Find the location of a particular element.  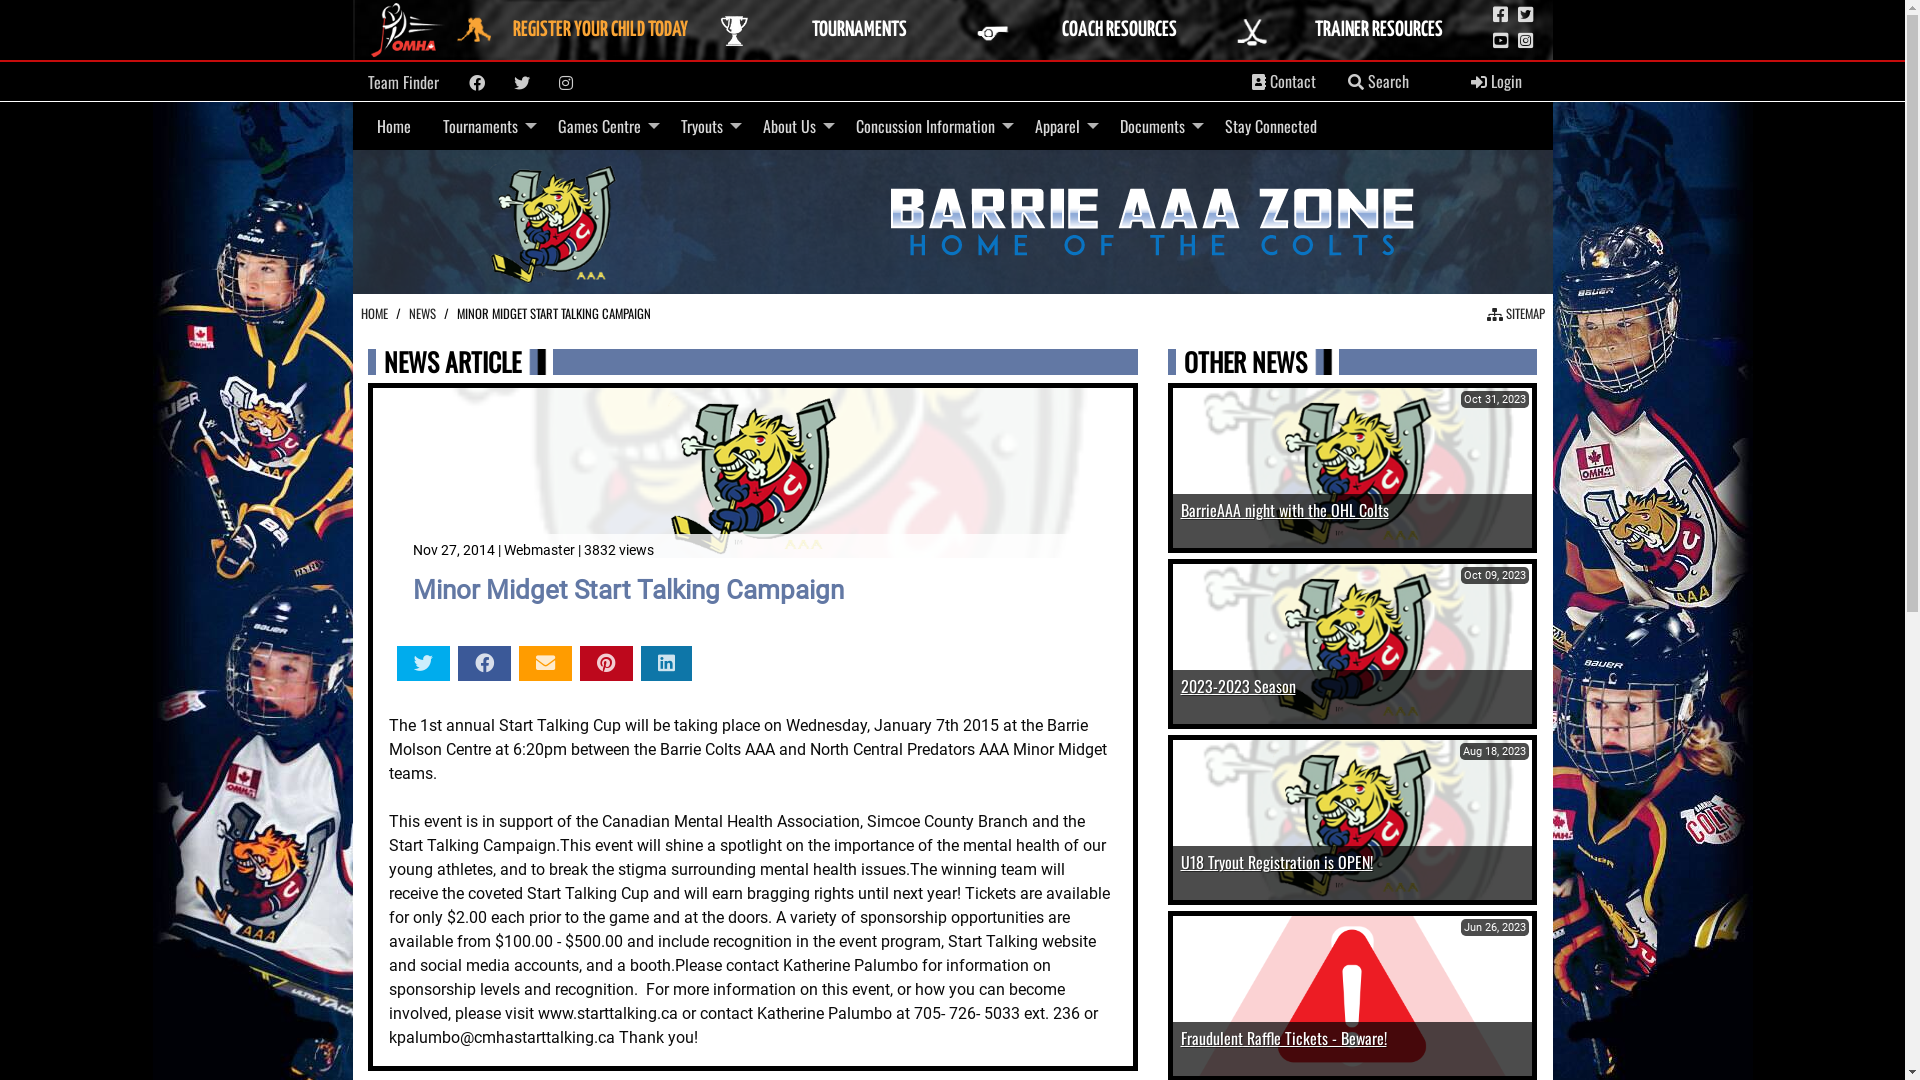

'Games Centre' is located at coordinates (602, 126).